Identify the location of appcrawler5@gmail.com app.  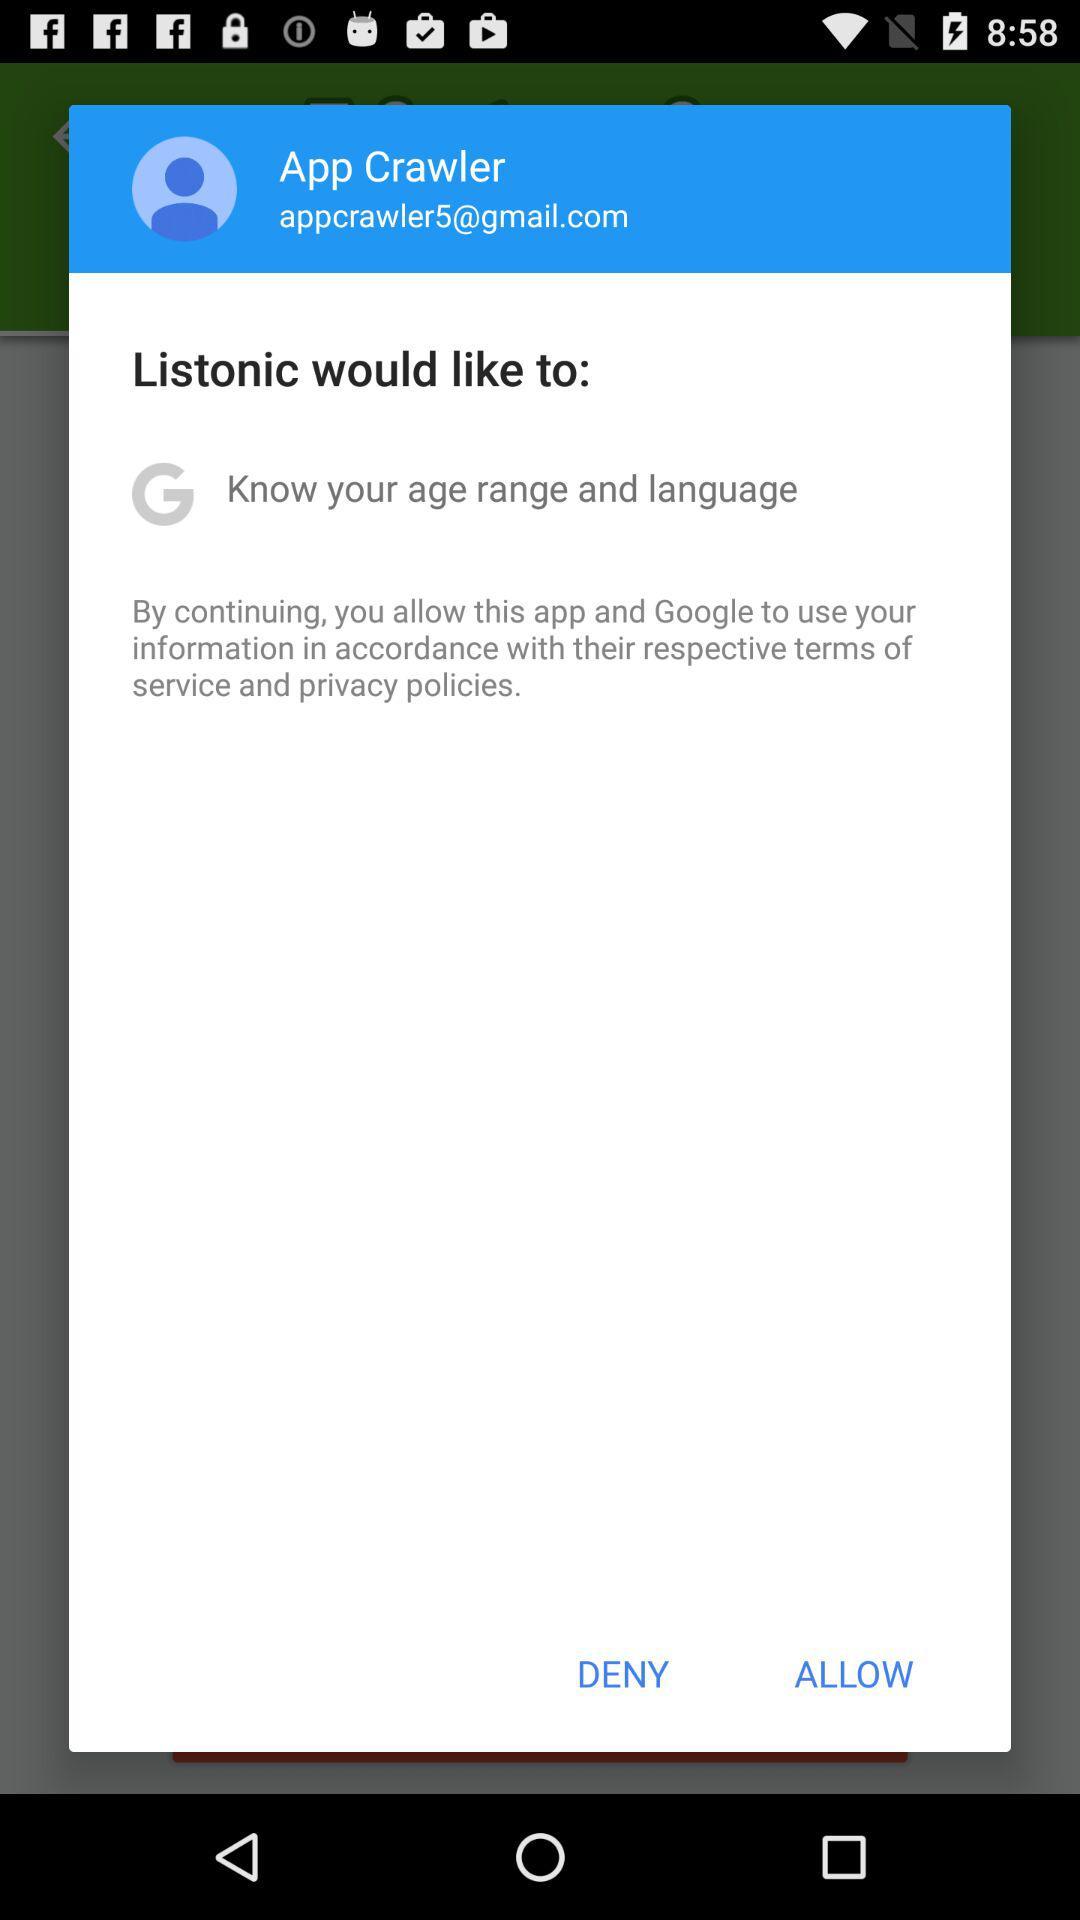
(454, 214).